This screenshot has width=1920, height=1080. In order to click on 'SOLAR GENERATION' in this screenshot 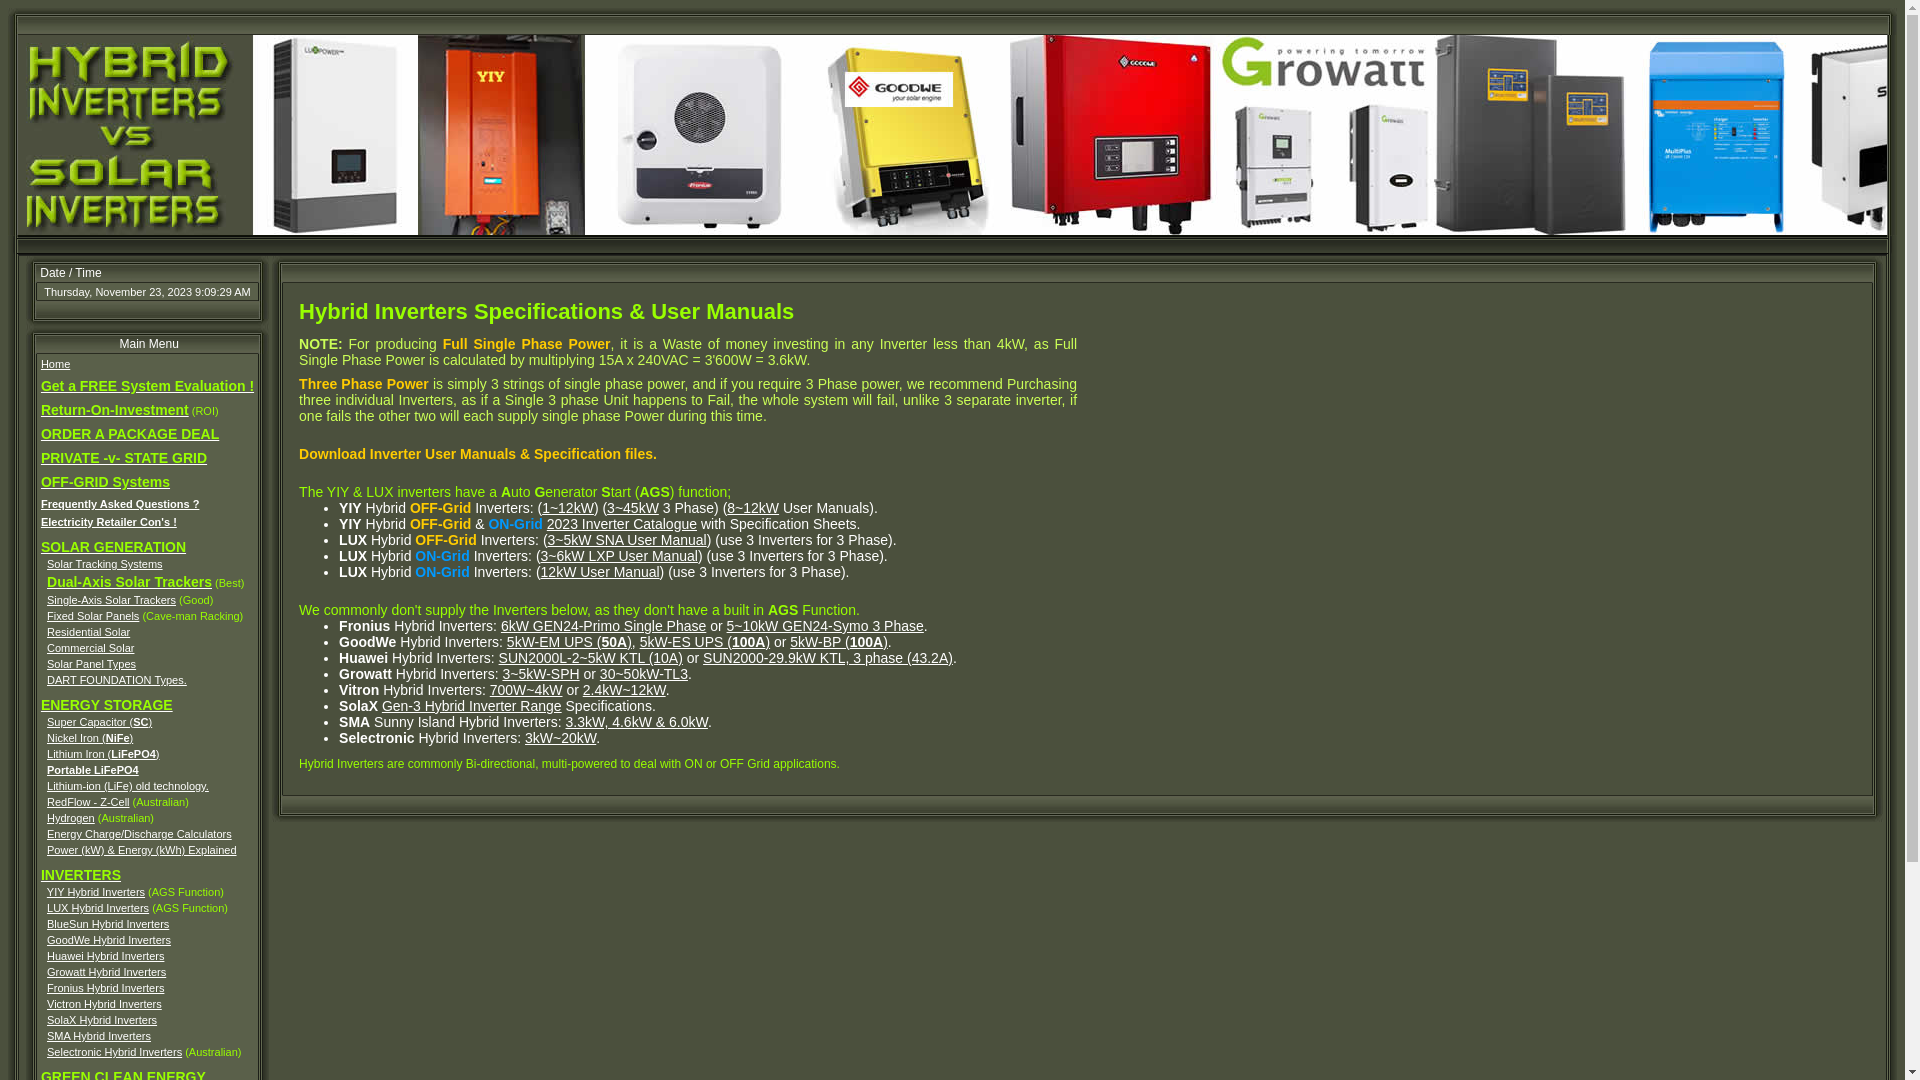, I will do `click(41, 547)`.